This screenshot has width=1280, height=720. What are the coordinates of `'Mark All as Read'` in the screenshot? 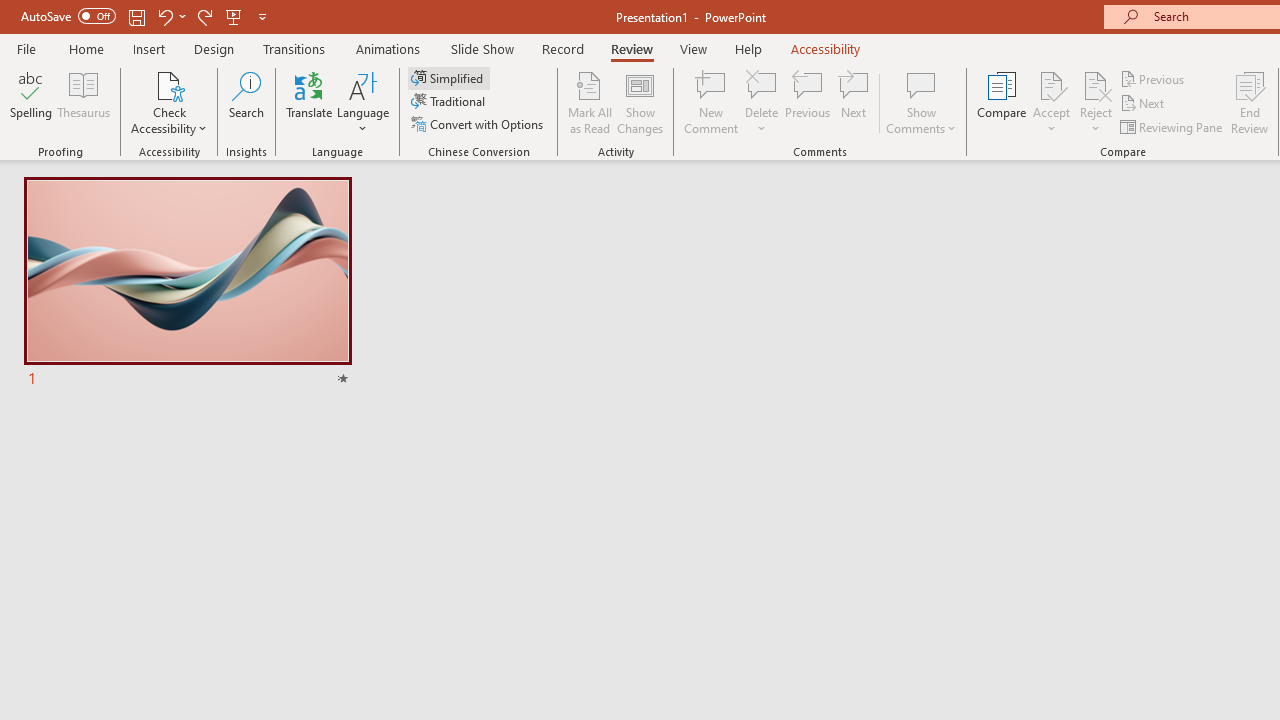 It's located at (589, 103).